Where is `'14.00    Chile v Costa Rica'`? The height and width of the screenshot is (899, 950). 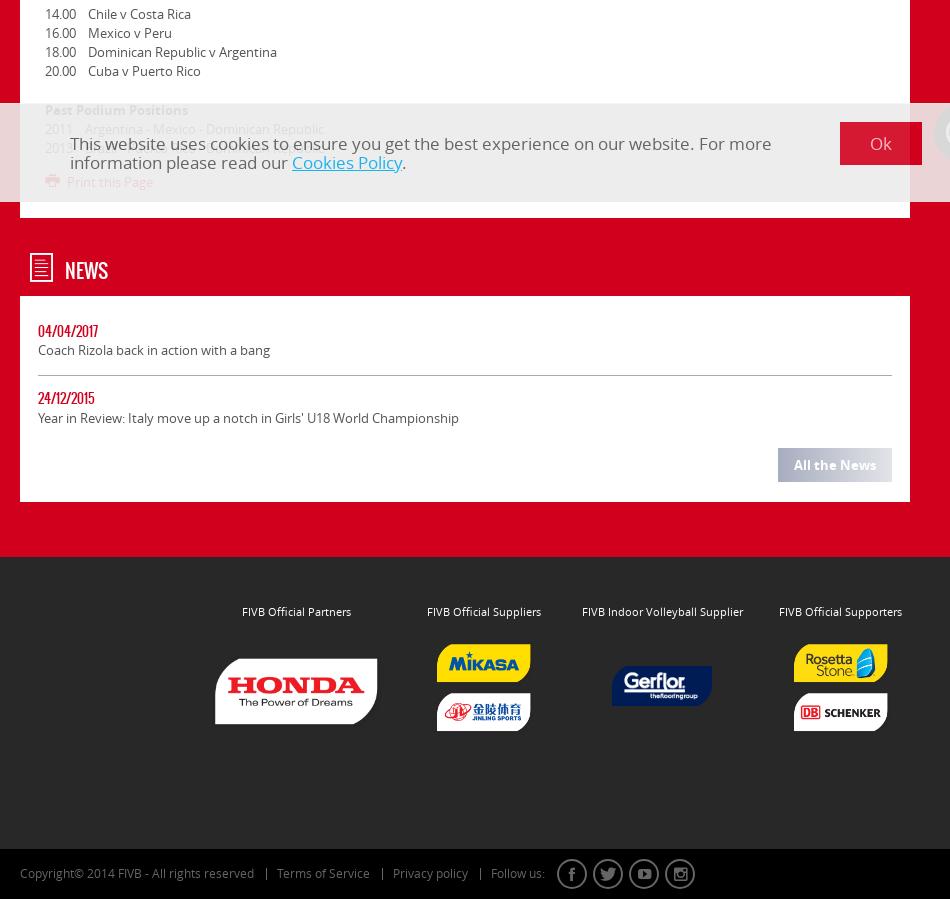
'14.00    Chile v Costa Rica' is located at coordinates (117, 12).